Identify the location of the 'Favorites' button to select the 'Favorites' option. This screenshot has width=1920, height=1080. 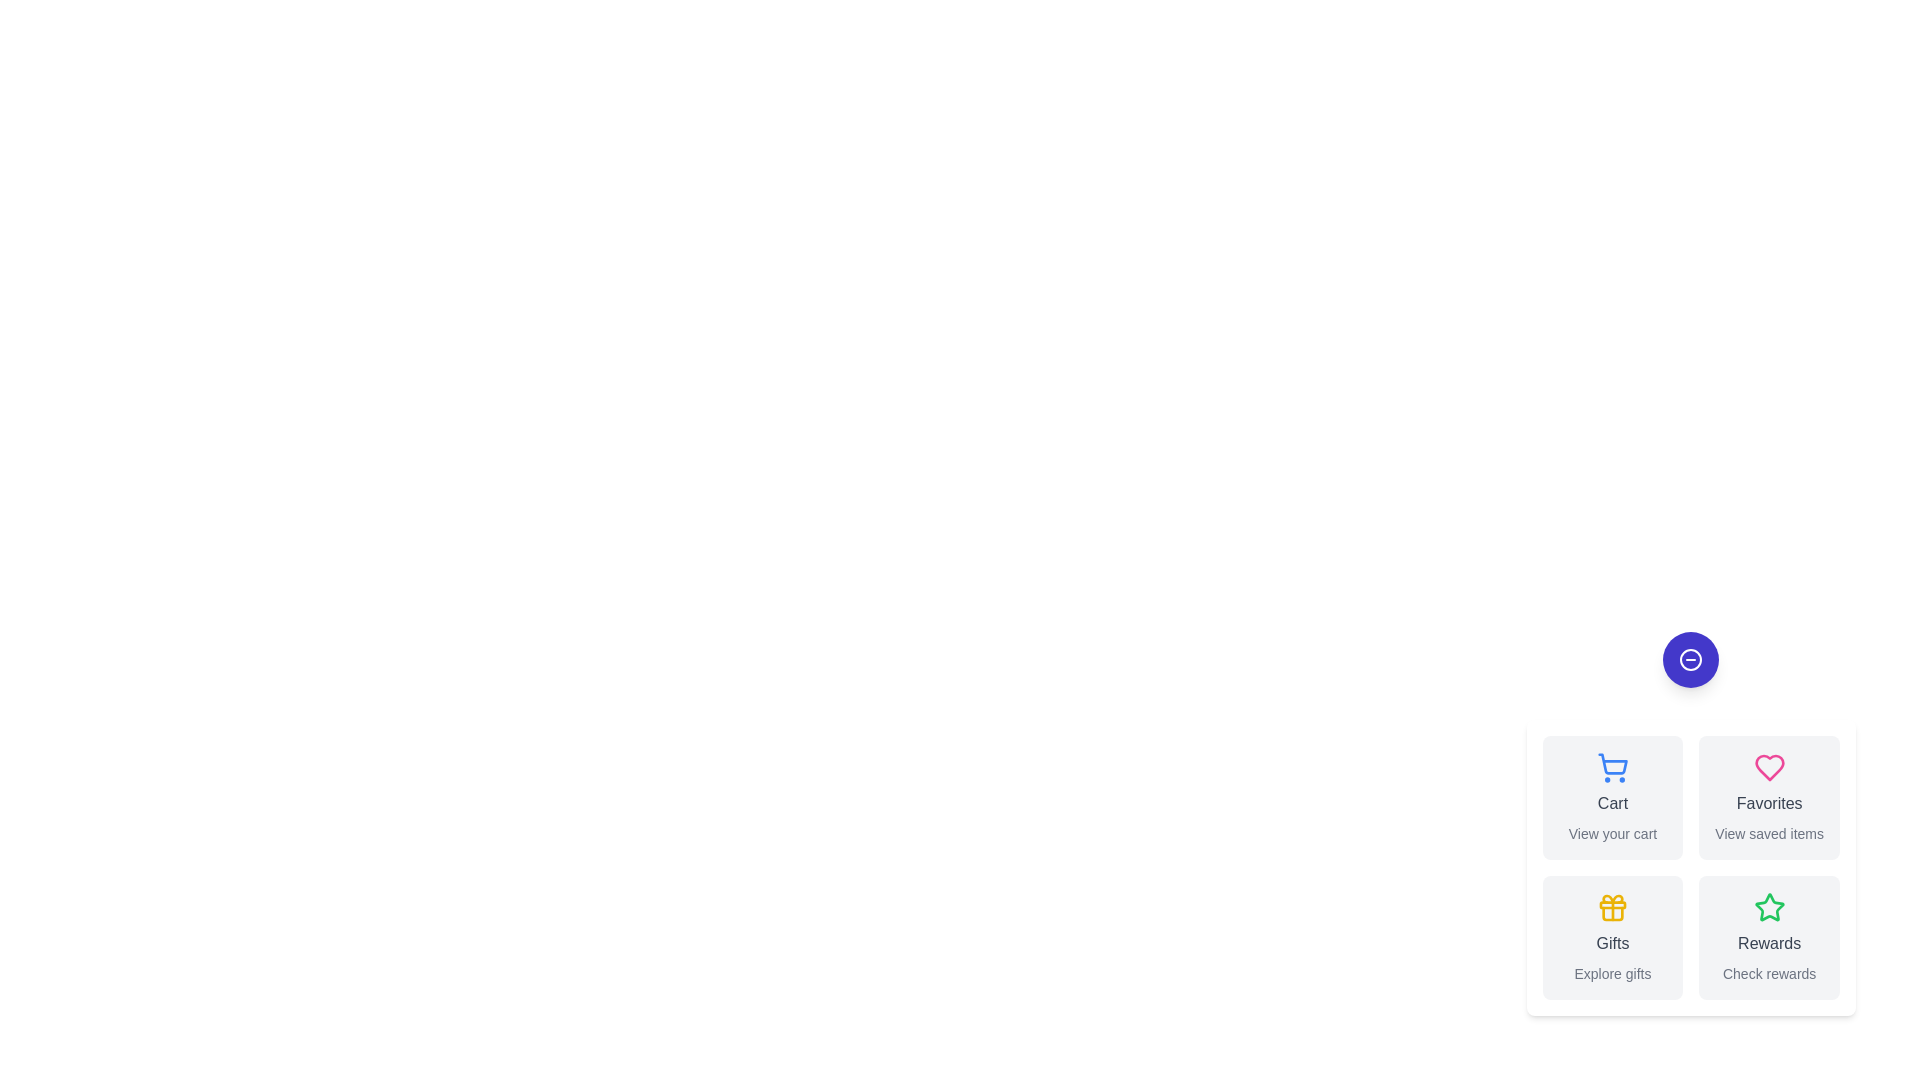
(1769, 797).